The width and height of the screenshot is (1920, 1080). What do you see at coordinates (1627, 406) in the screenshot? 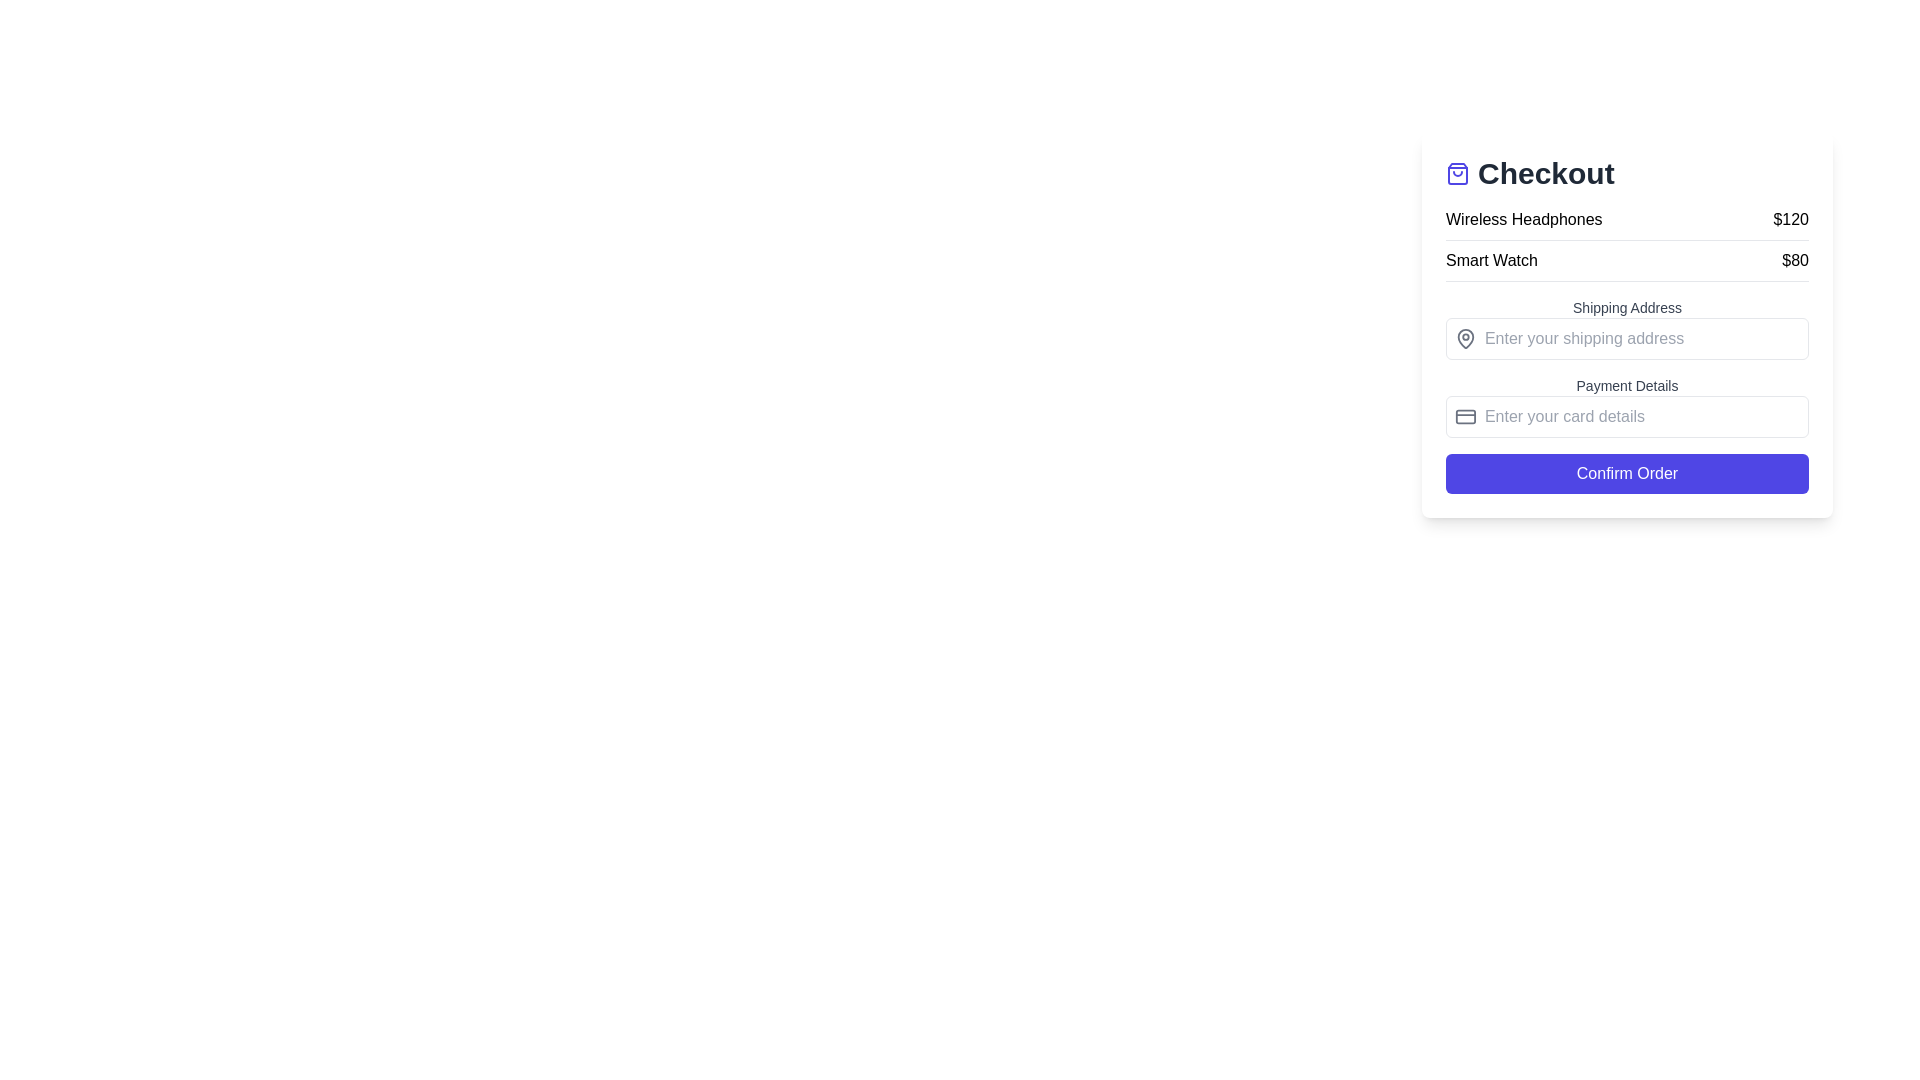
I see `the second input field for card details in the checkout form, located below 'Shipping Address' and above 'Confirm Order'` at bounding box center [1627, 406].